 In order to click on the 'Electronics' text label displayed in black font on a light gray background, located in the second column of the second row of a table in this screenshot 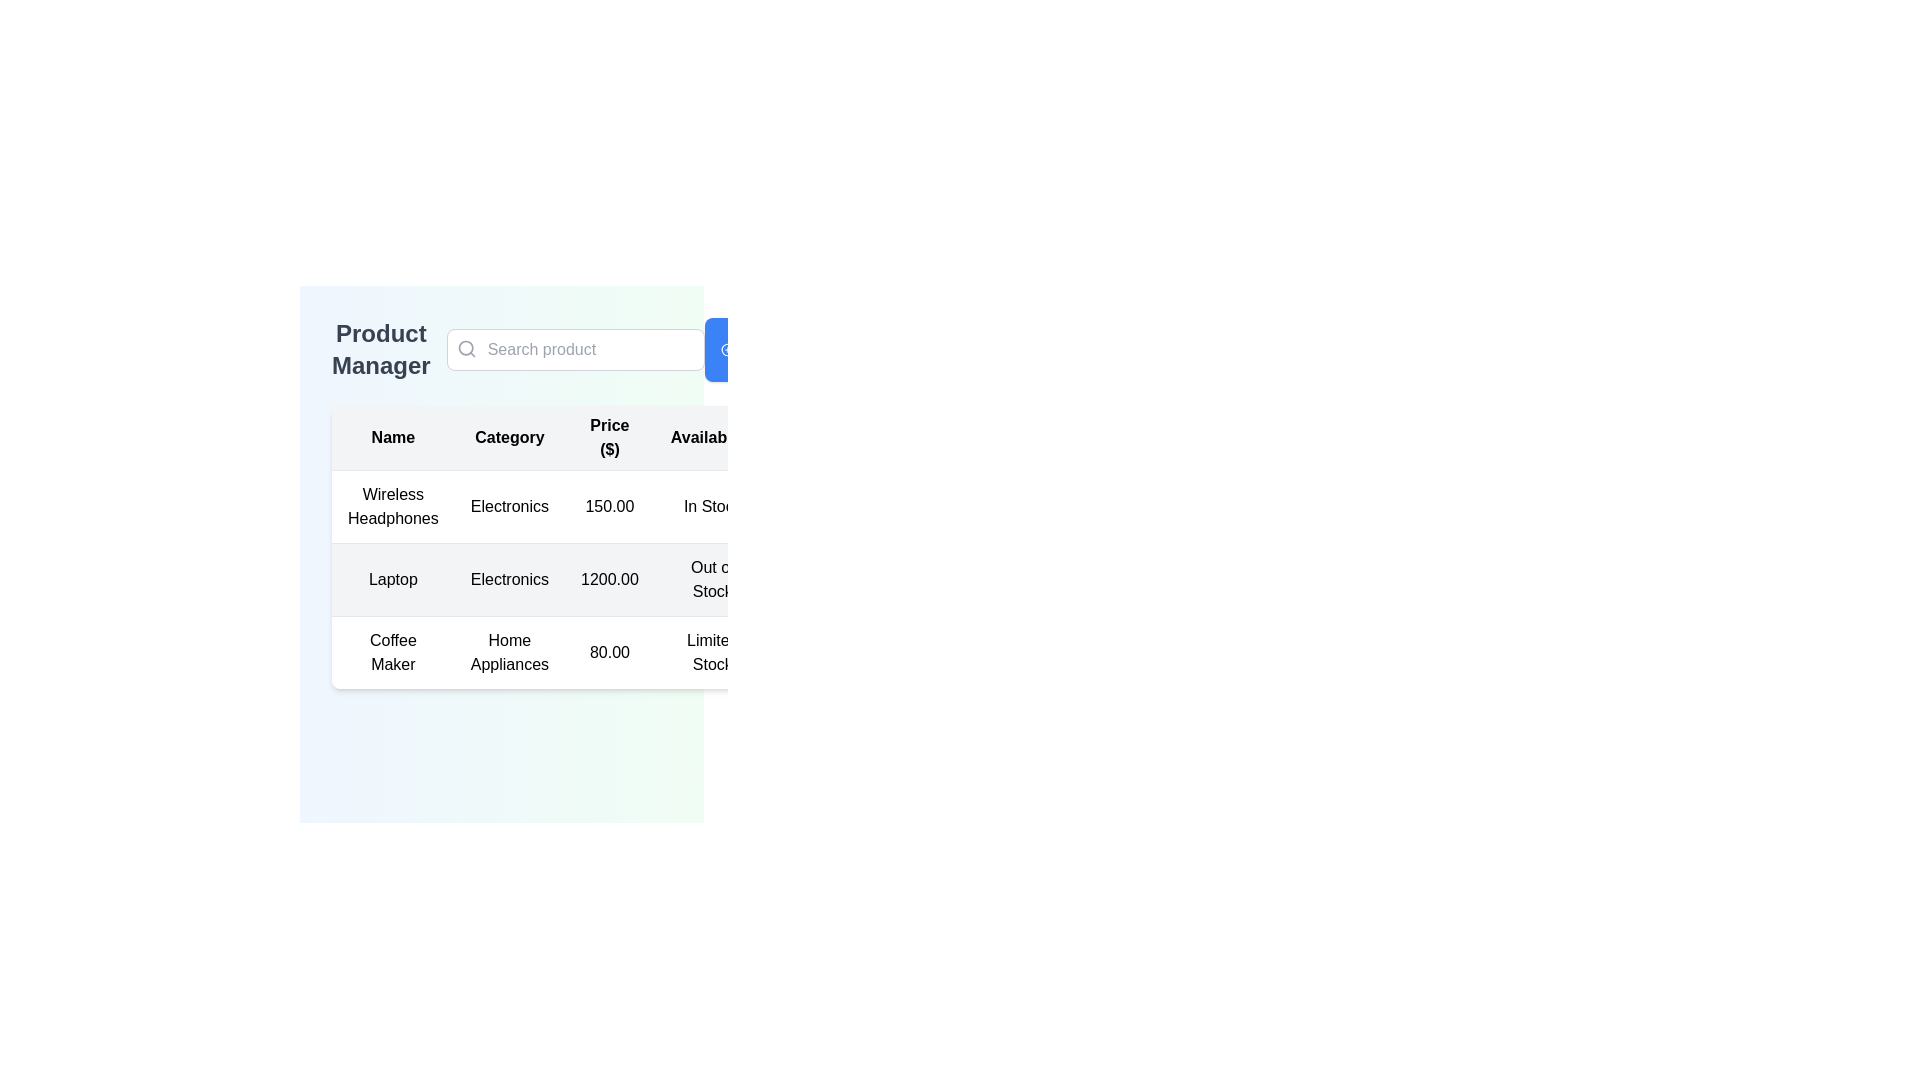, I will do `click(509, 579)`.